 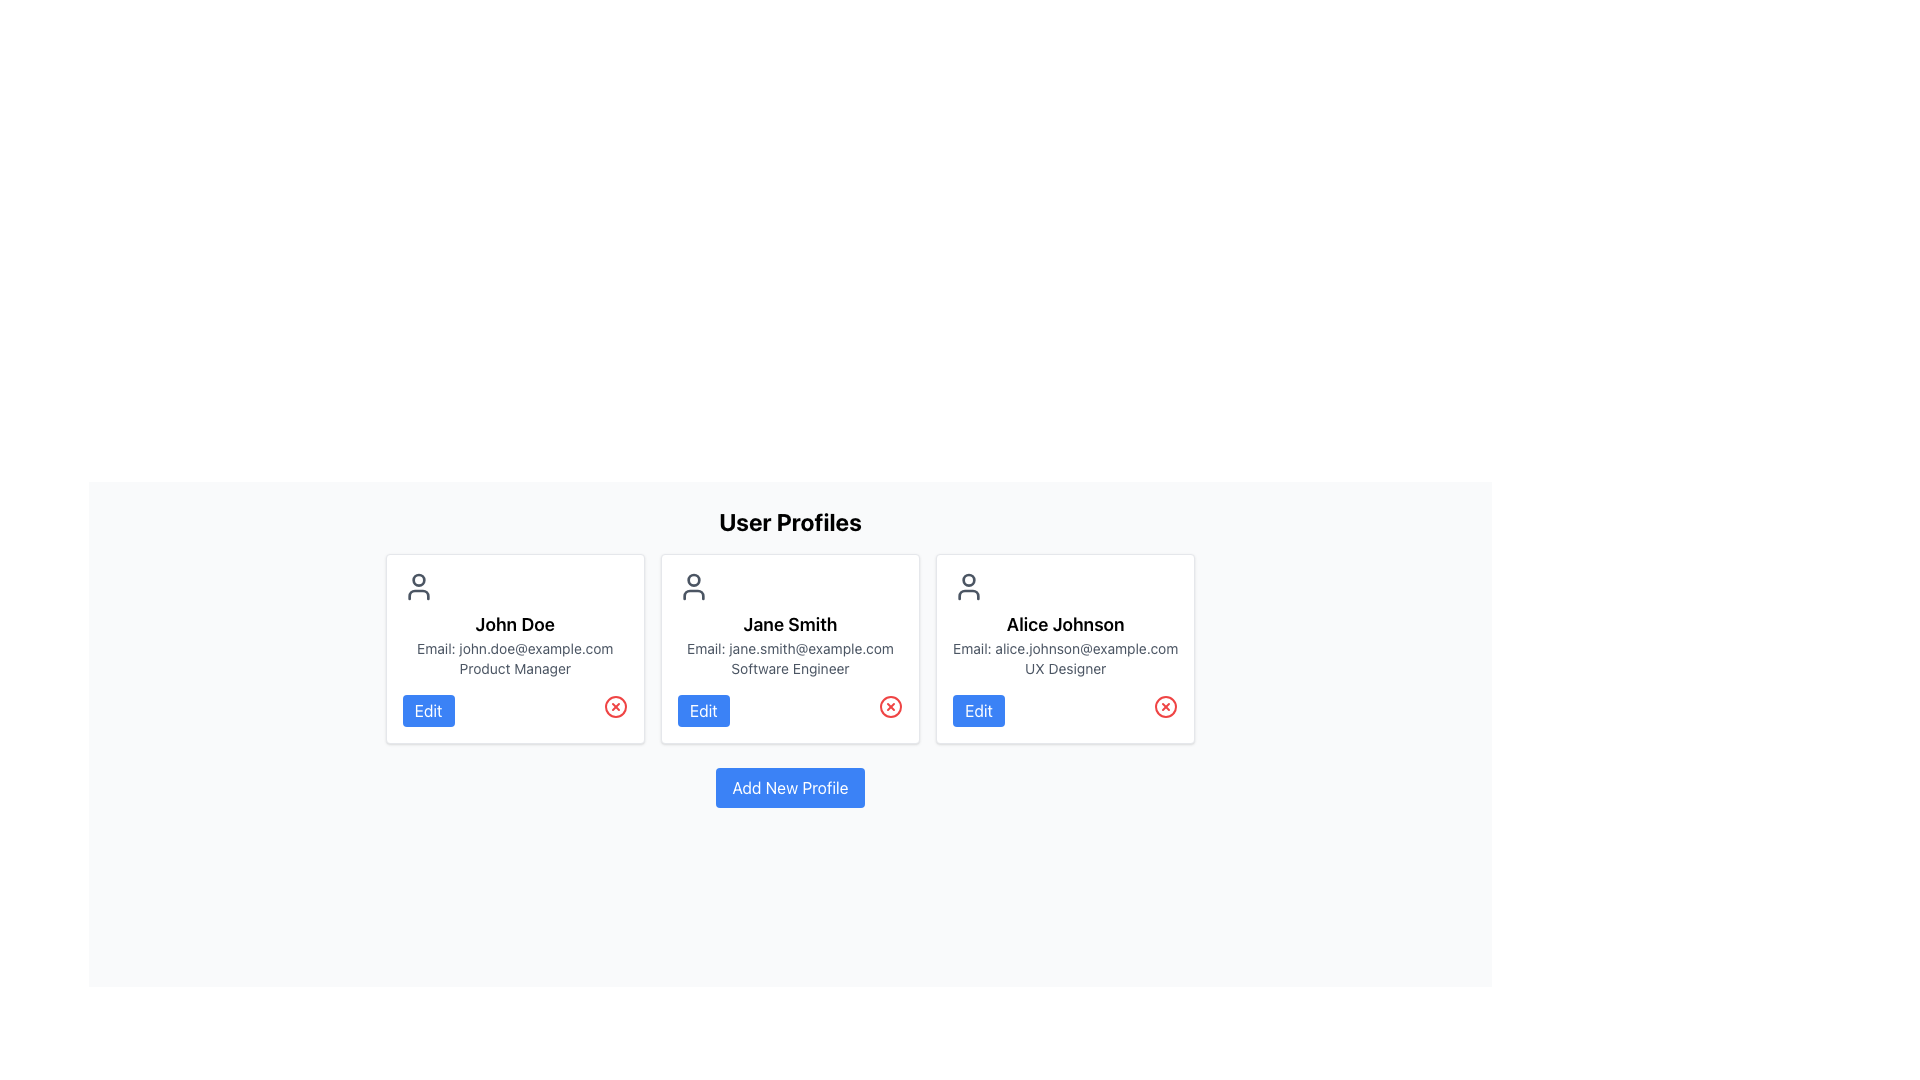 I want to click on the text label displaying the name 'John Doe' which identifies the associated profile in the user interface, so click(x=515, y=623).